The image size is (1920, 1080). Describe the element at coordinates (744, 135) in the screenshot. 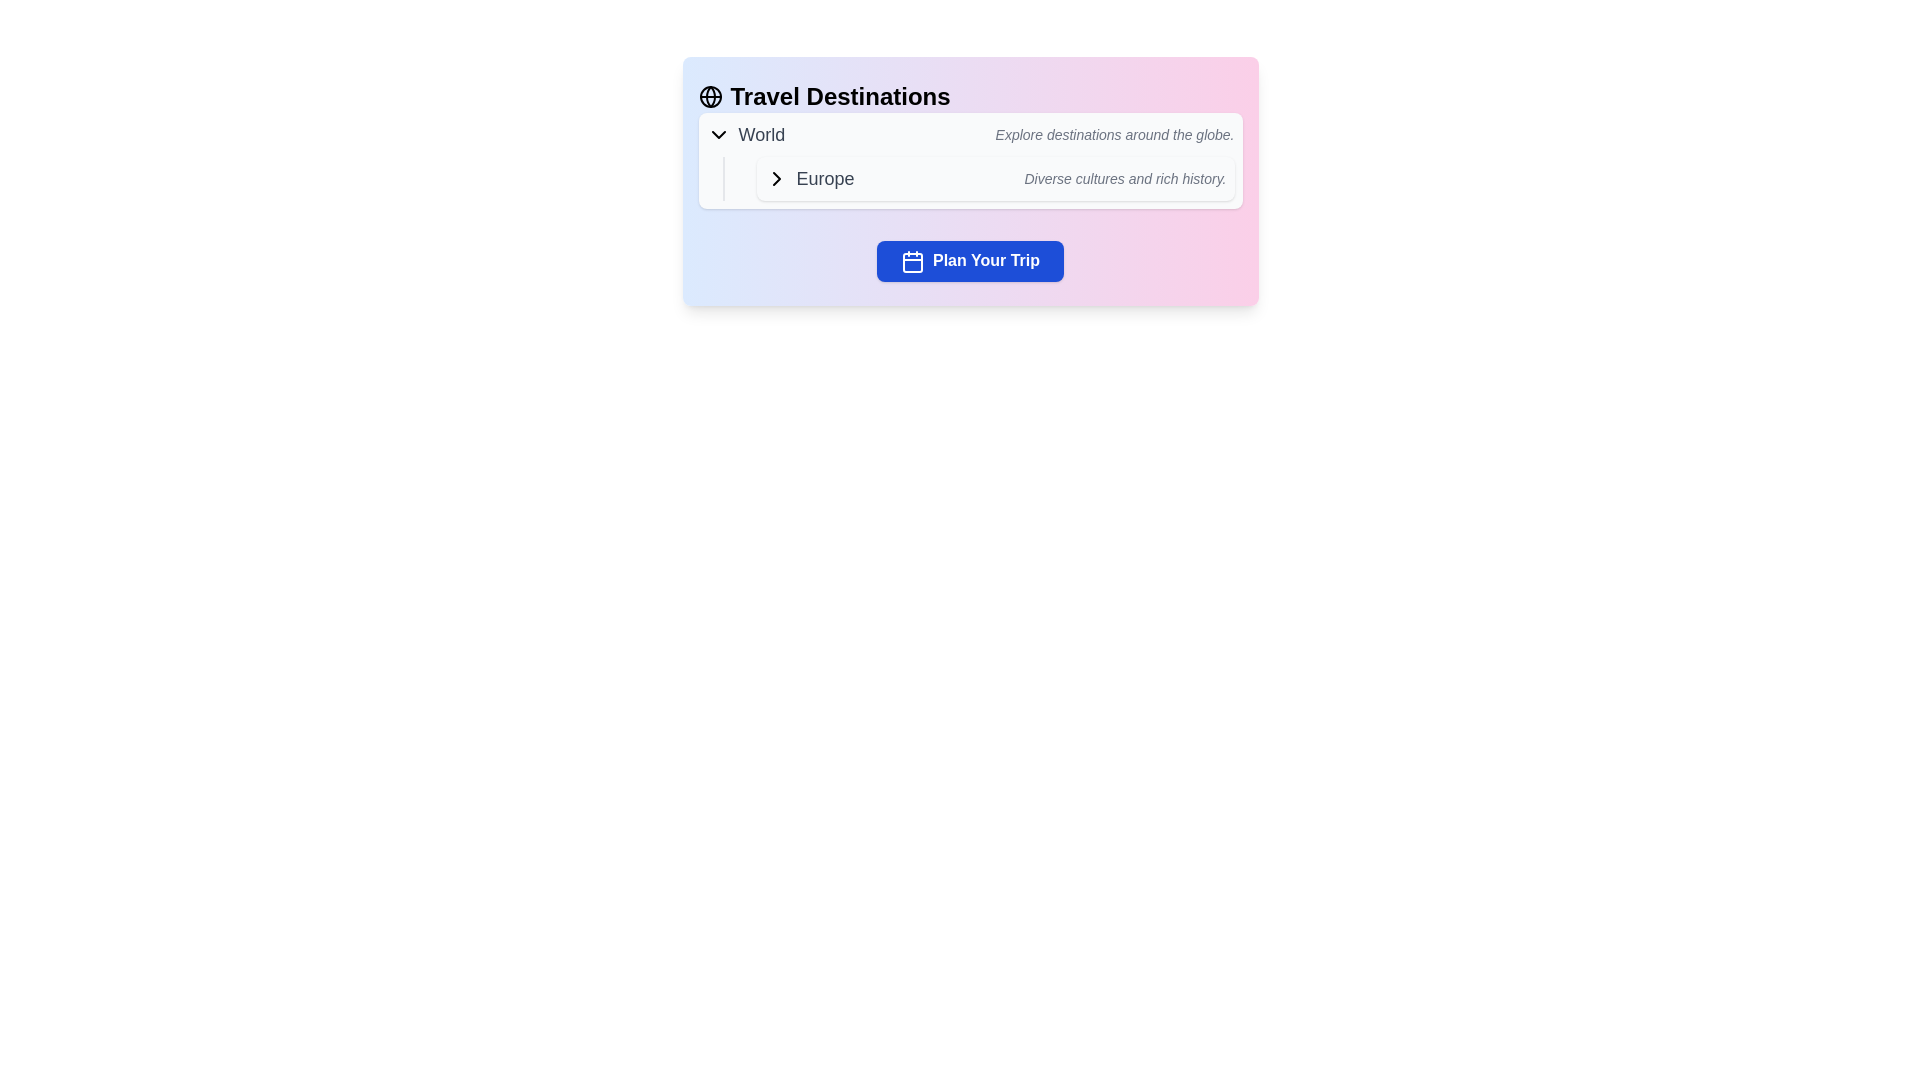

I see `the label for the dropdown component associated with 'Travel Destinations'` at that location.